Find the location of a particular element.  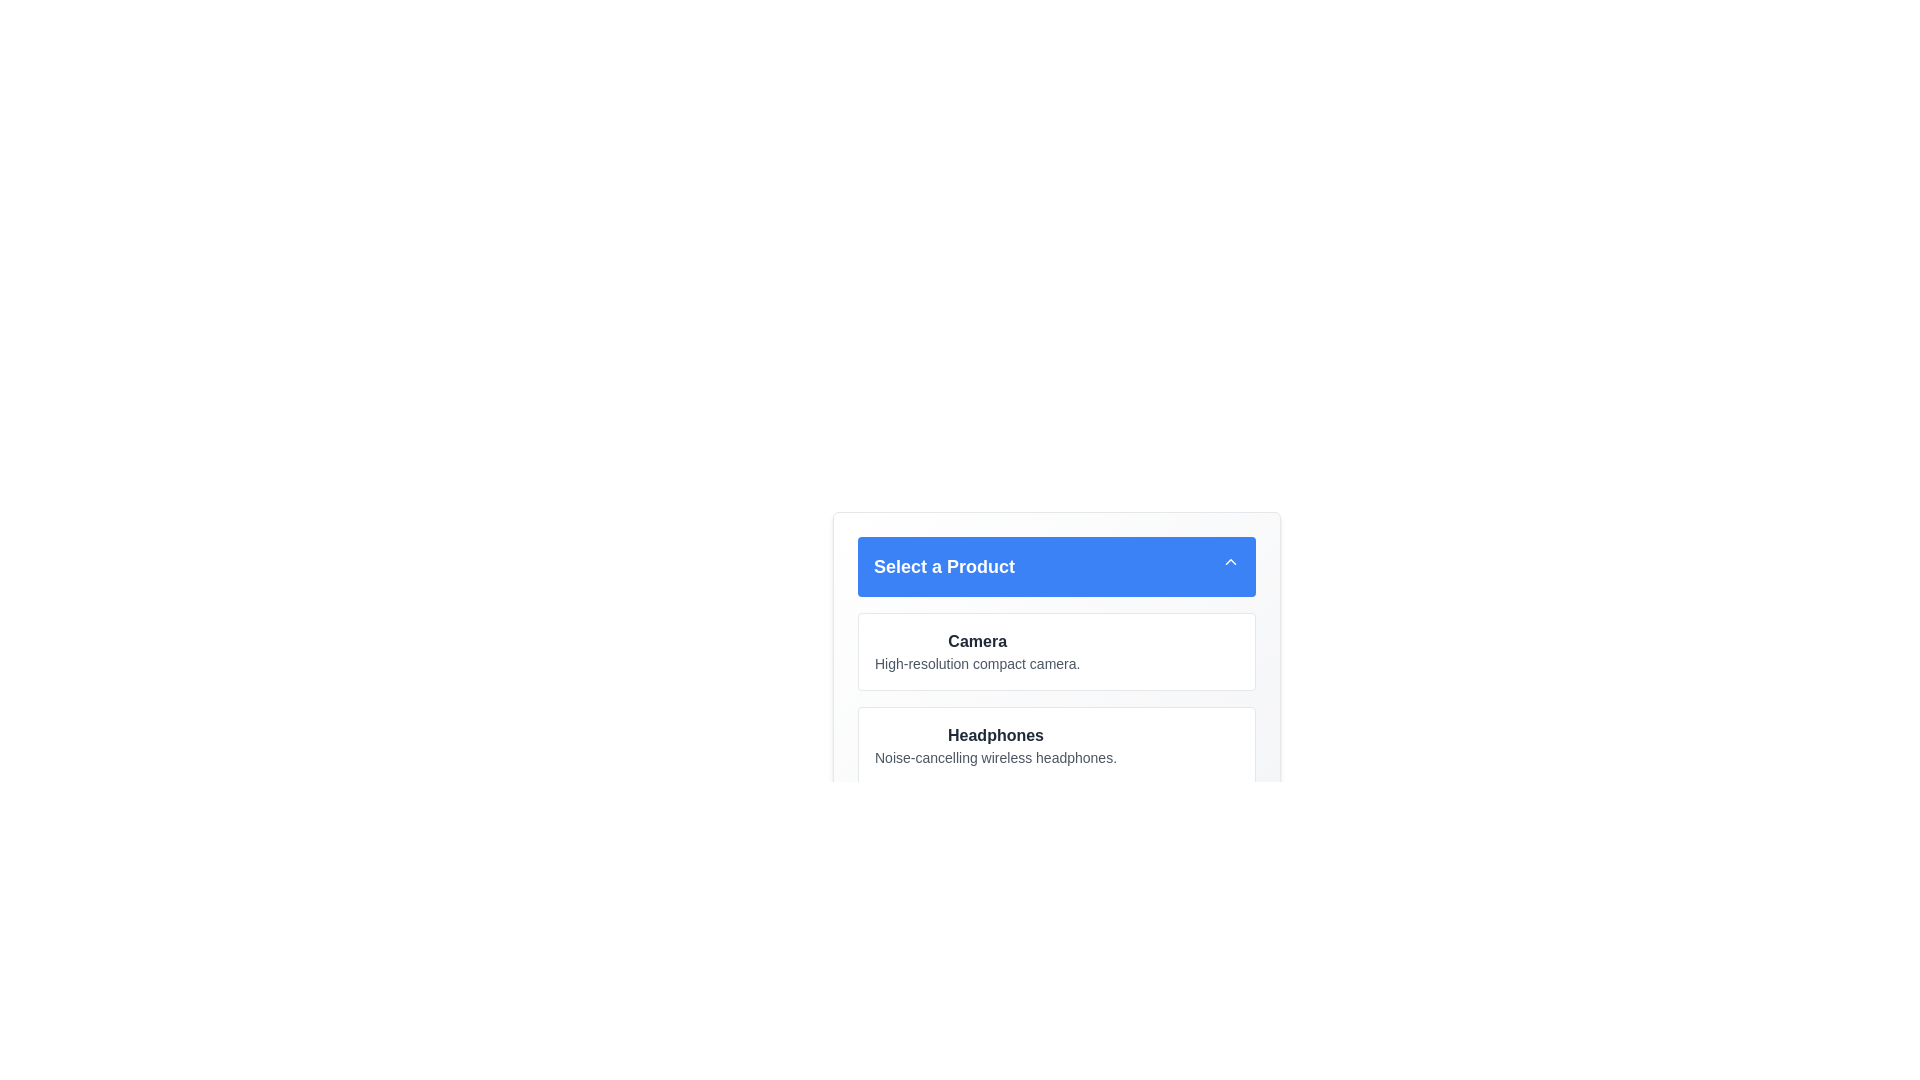

the informational text label for the product 'Headphones', located below the 'Camera' section in the 'Select a Product' list is located at coordinates (996, 745).